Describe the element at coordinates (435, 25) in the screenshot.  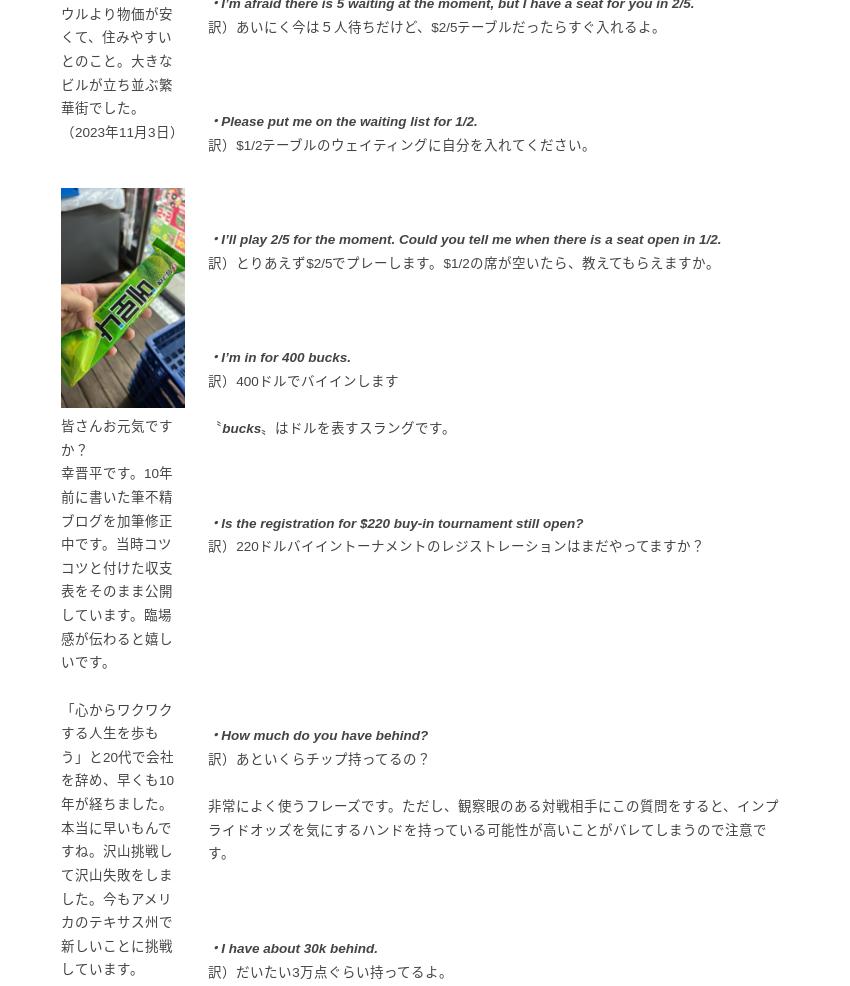
I see `'訳）あいにく今は５人待ちだけど、$2/5テーブルだったらすぐ入れるよ。'` at that location.